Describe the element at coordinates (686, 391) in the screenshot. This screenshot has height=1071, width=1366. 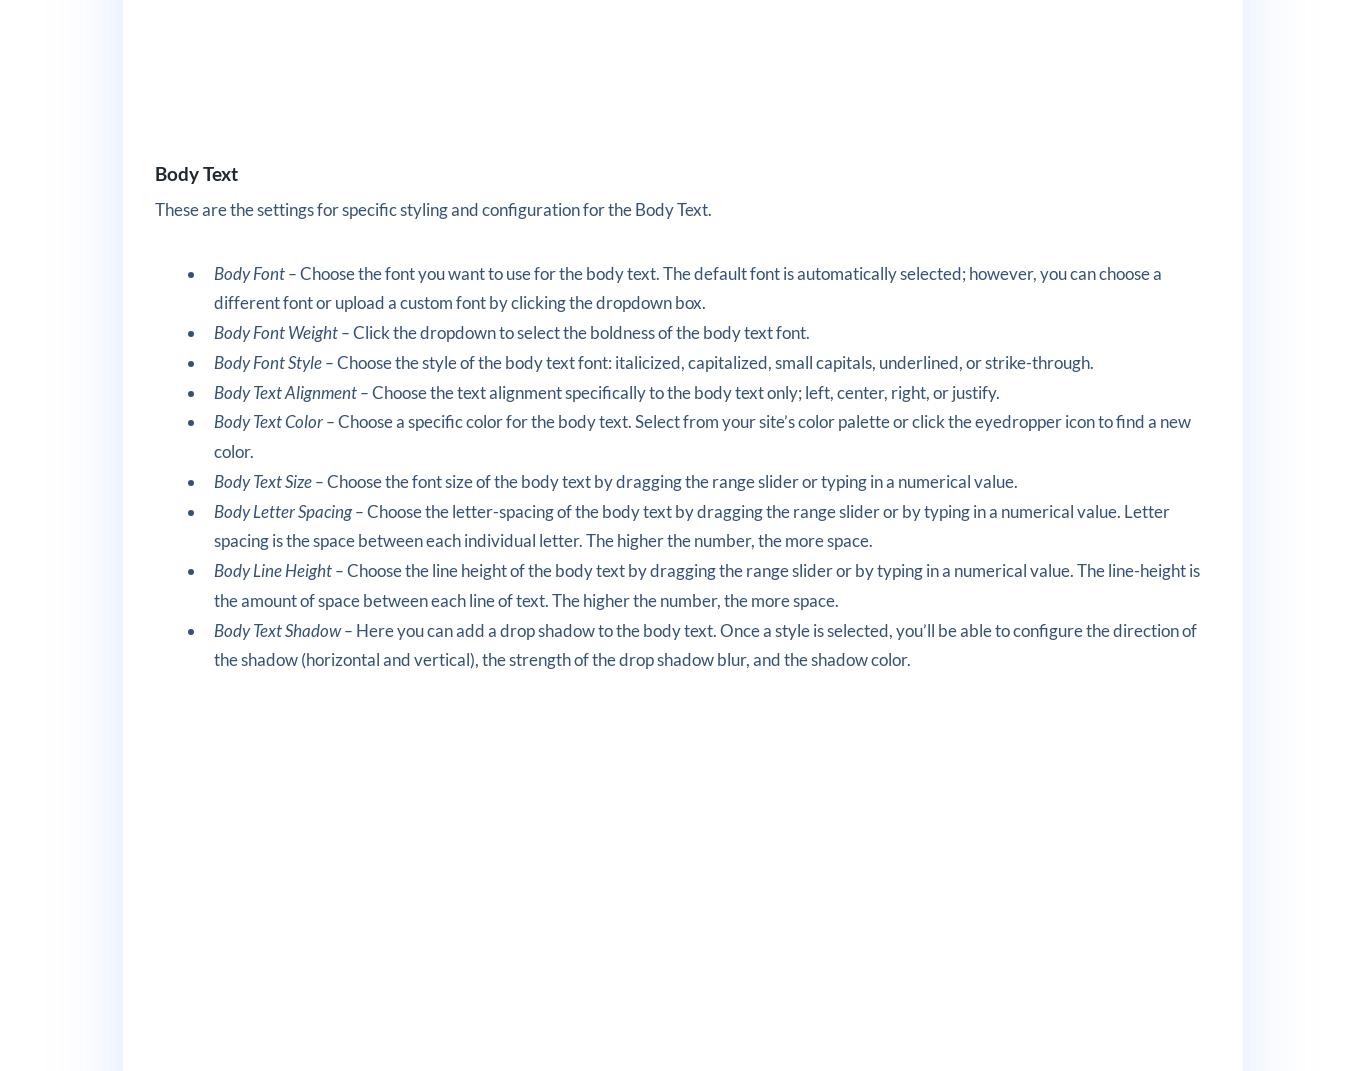
I see `'Choose the text alignment specifically to the body text only; left, center, right, or justify.'` at that location.